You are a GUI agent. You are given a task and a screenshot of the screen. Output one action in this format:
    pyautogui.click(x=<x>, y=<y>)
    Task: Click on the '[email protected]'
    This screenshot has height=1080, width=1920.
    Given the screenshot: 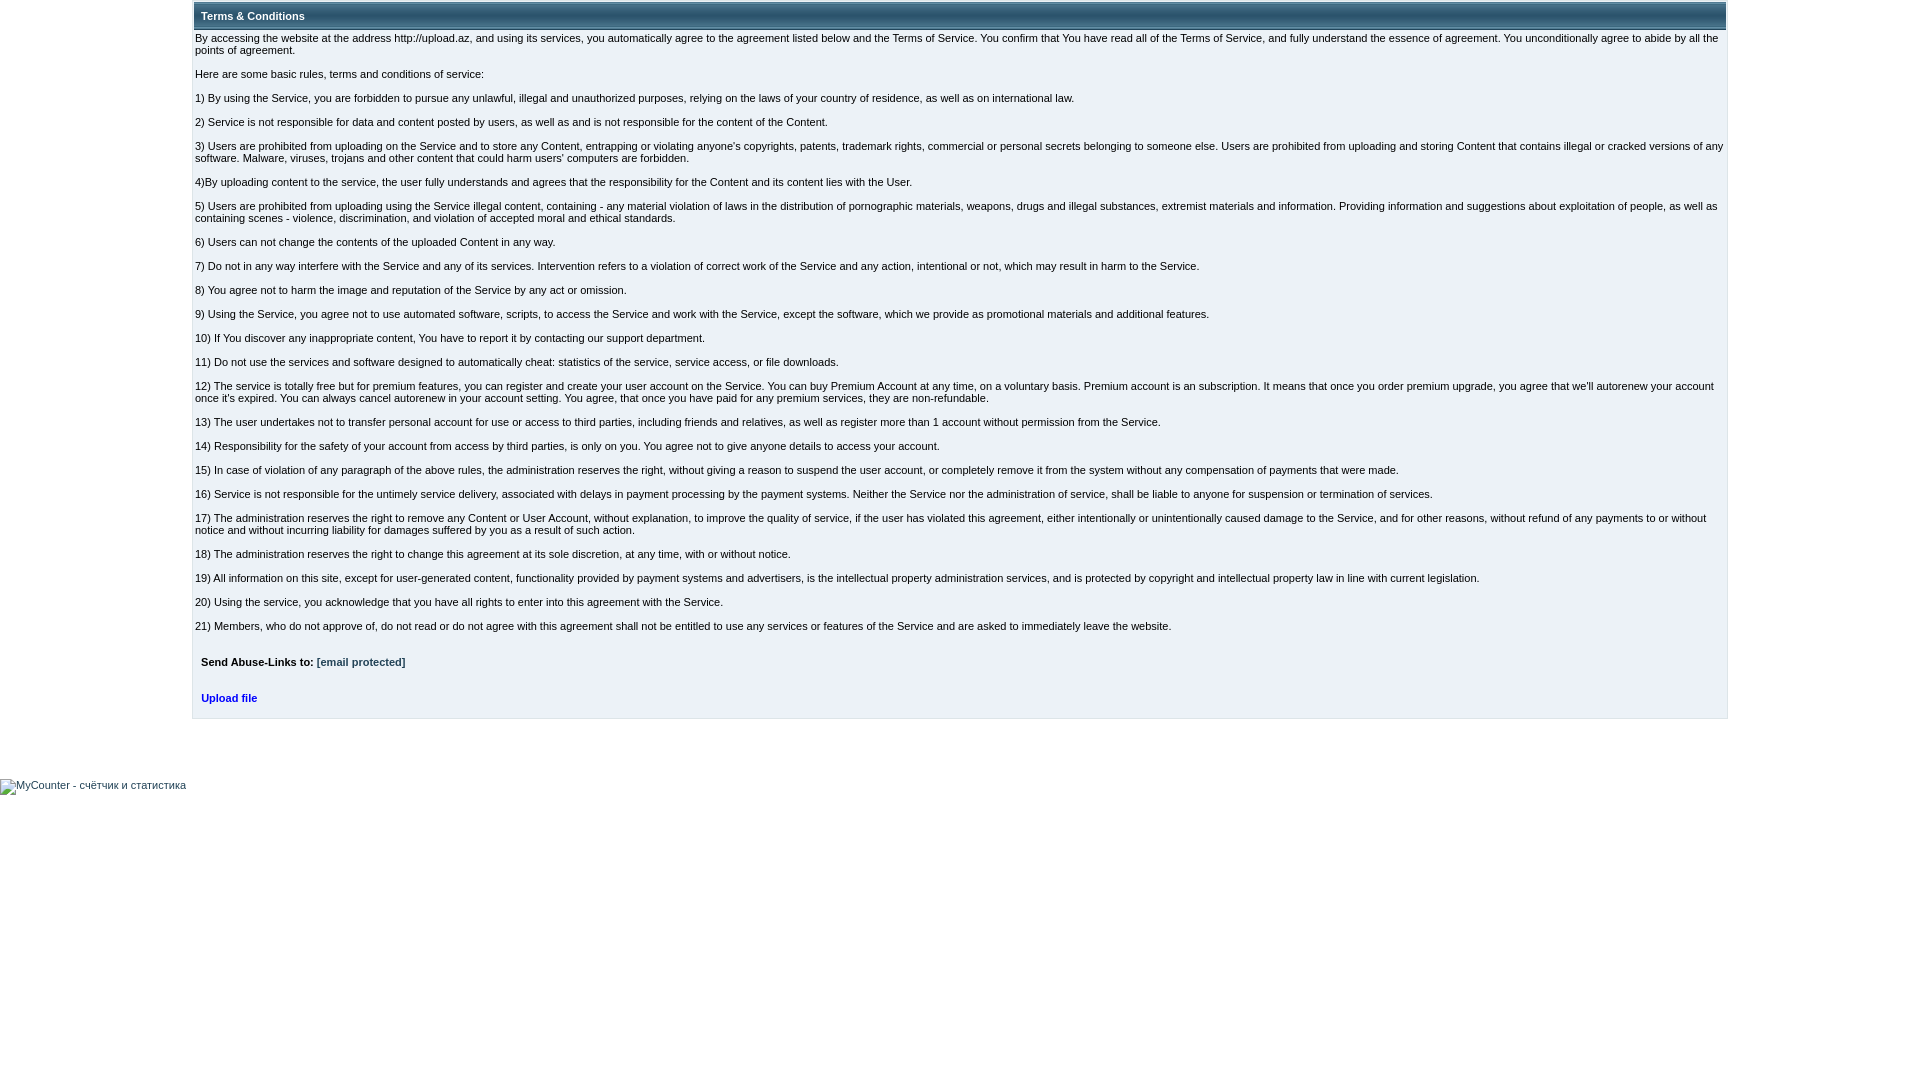 What is the action you would take?
    pyautogui.click(x=361, y=662)
    